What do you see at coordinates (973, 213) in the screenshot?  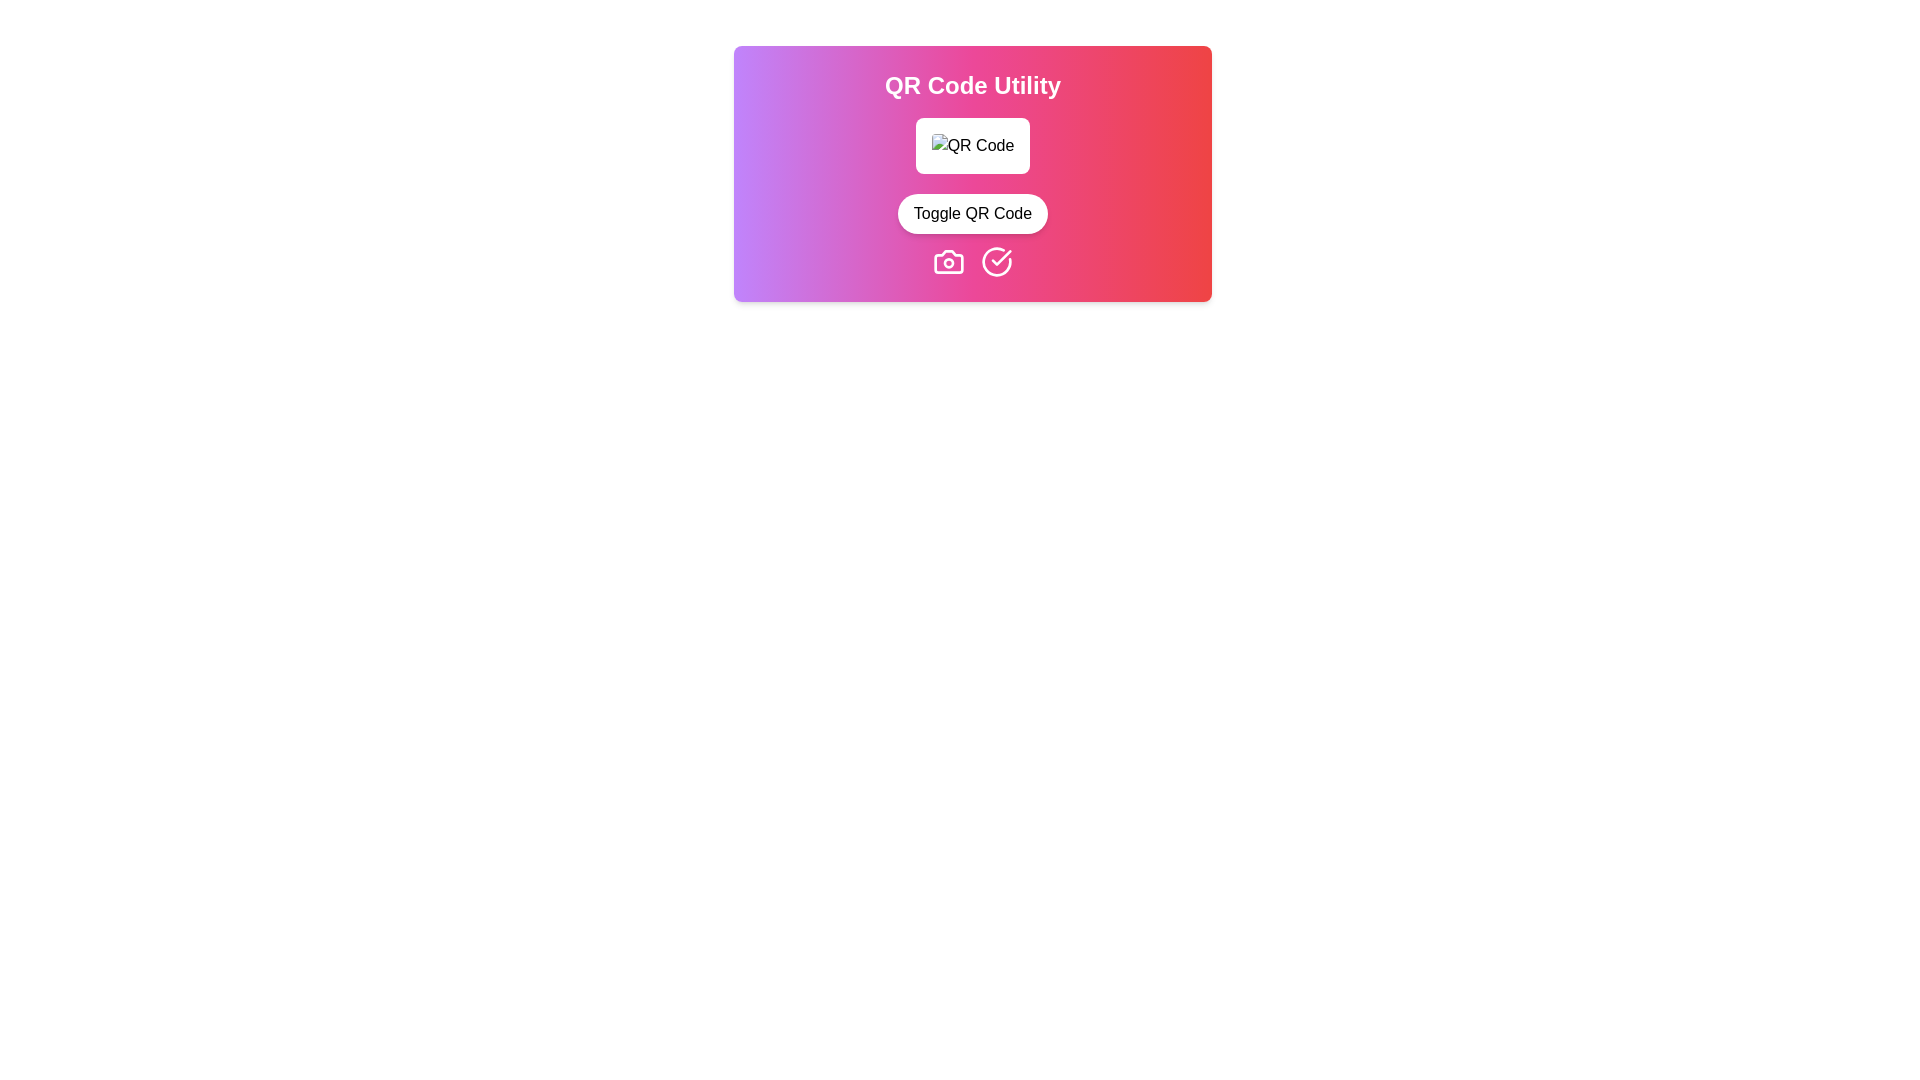 I see `the 'Toggle QR Code' button, which has a white background and rounded corners` at bounding box center [973, 213].